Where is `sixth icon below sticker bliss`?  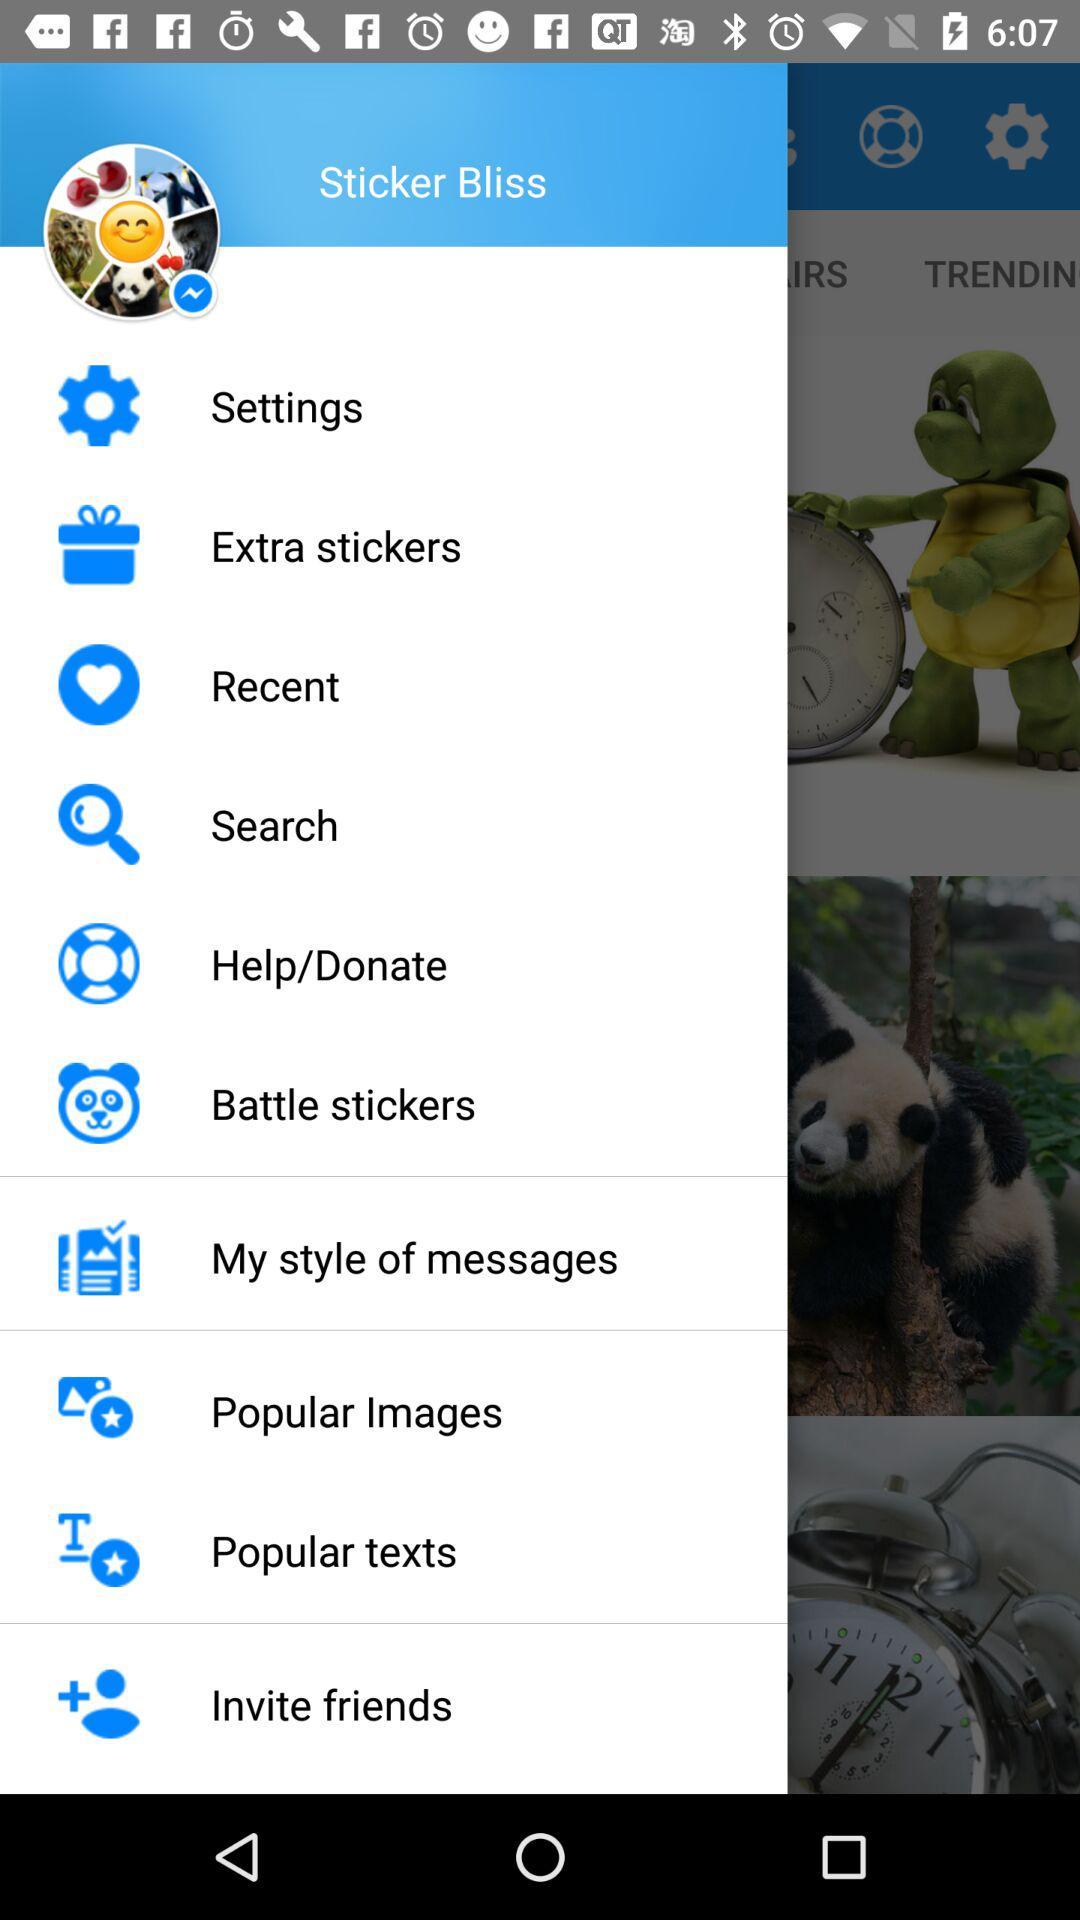 sixth icon below sticker bliss is located at coordinates (99, 1102).